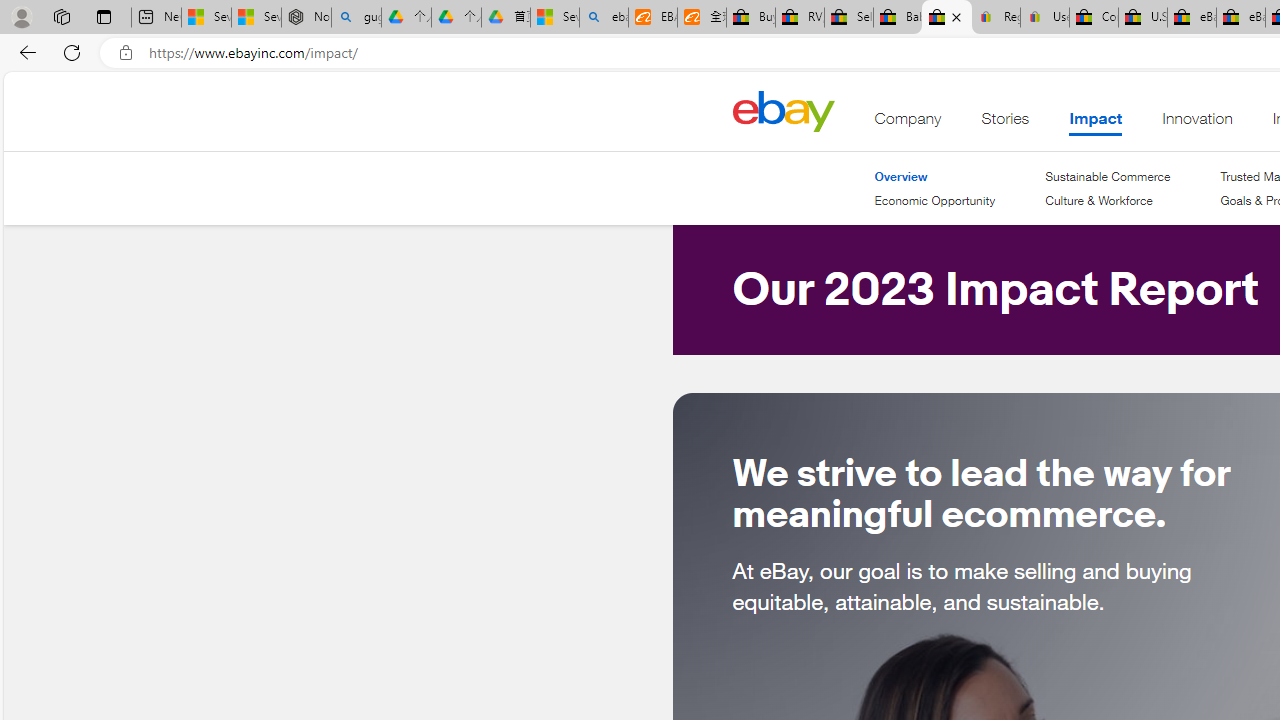 This screenshot has width=1280, height=720. What do you see at coordinates (934, 200) in the screenshot?
I see `'Economic Opportunity'` at bounding box center [934, 200].